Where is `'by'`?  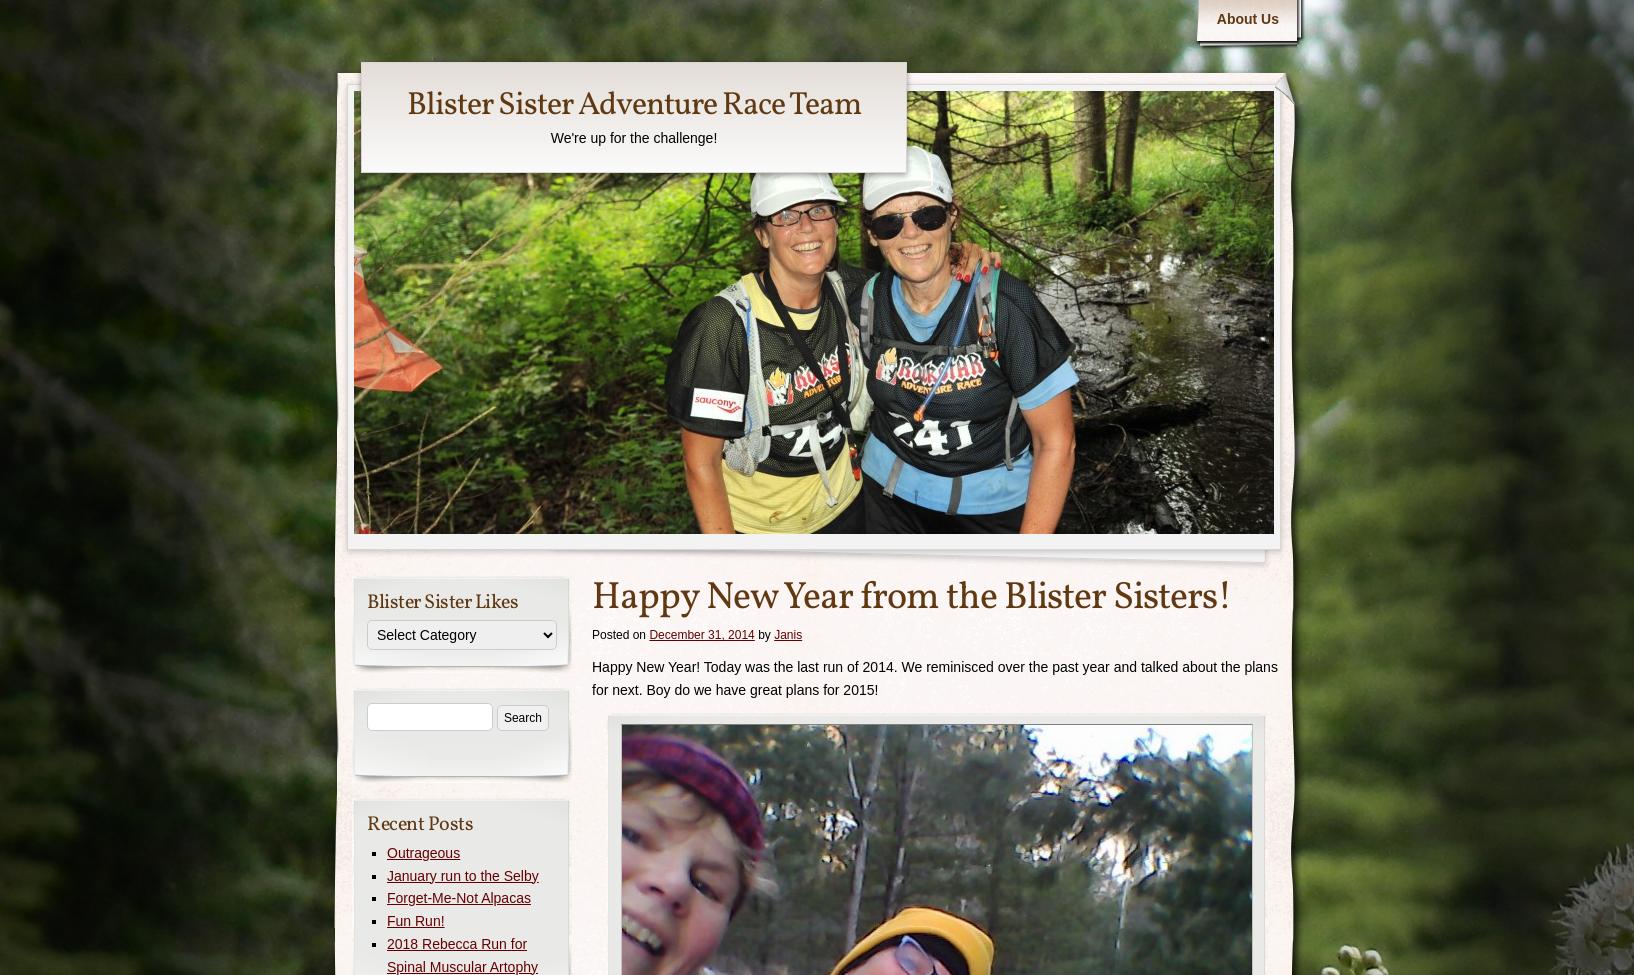 'by' is located at coordinates (764, 635).